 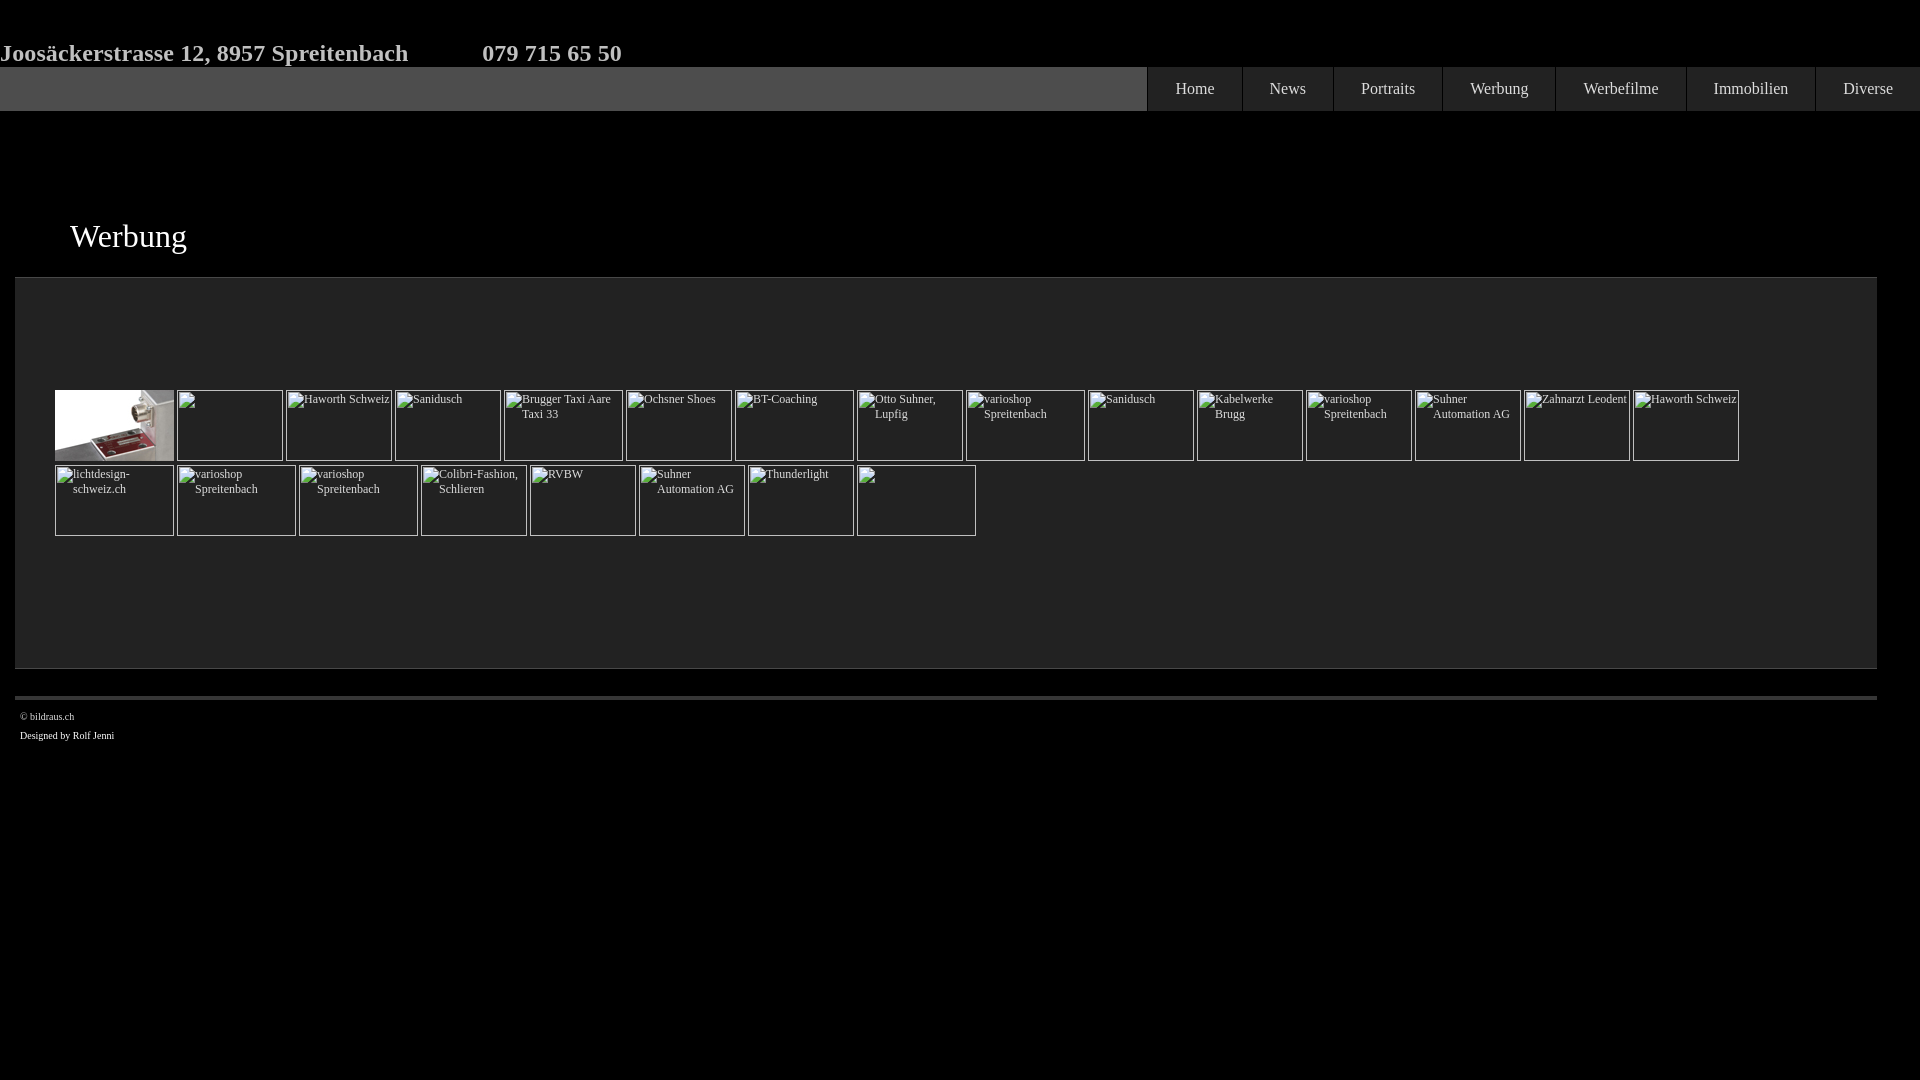 What do you see at coordinates (1287, 87) in the screenshot?
I see `'News'` at bounding box center [1287, 87].